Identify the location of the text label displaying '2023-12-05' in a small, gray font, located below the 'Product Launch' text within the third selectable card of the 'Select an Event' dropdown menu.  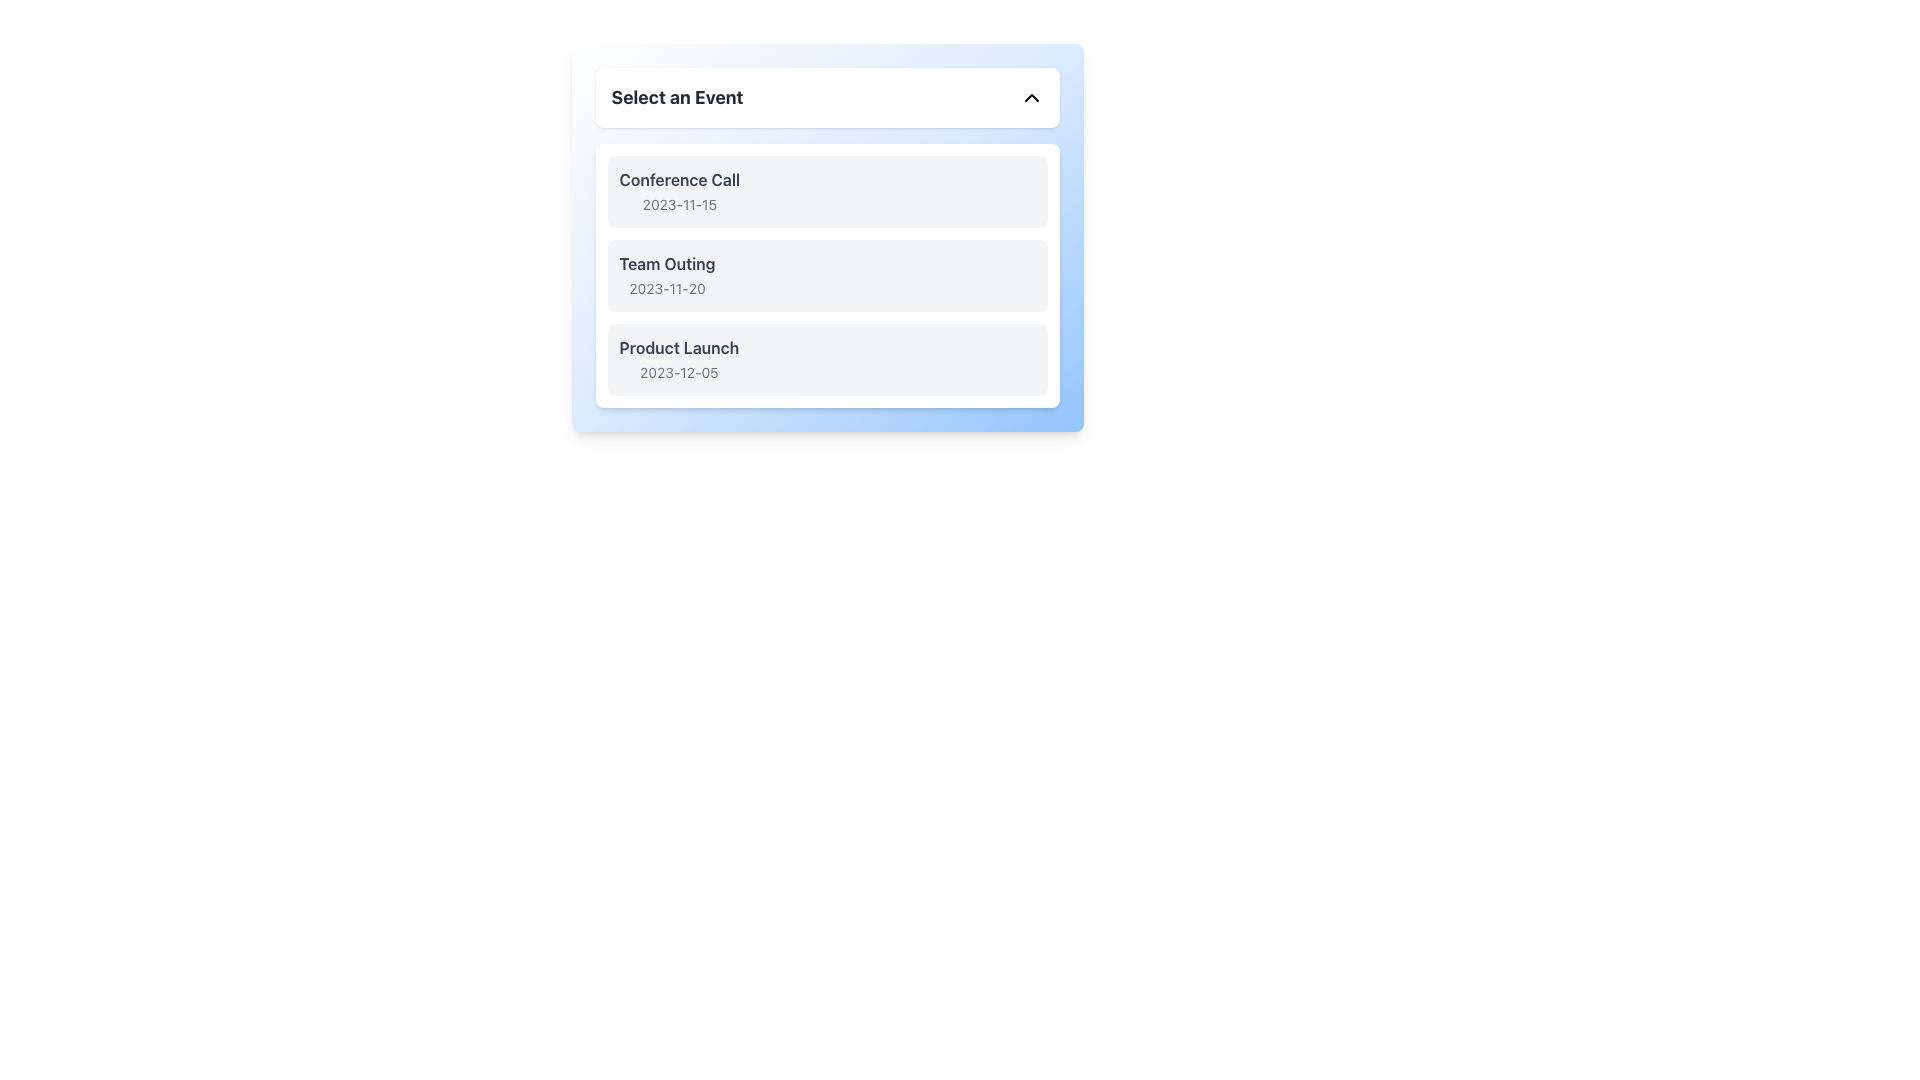
(679, 372).